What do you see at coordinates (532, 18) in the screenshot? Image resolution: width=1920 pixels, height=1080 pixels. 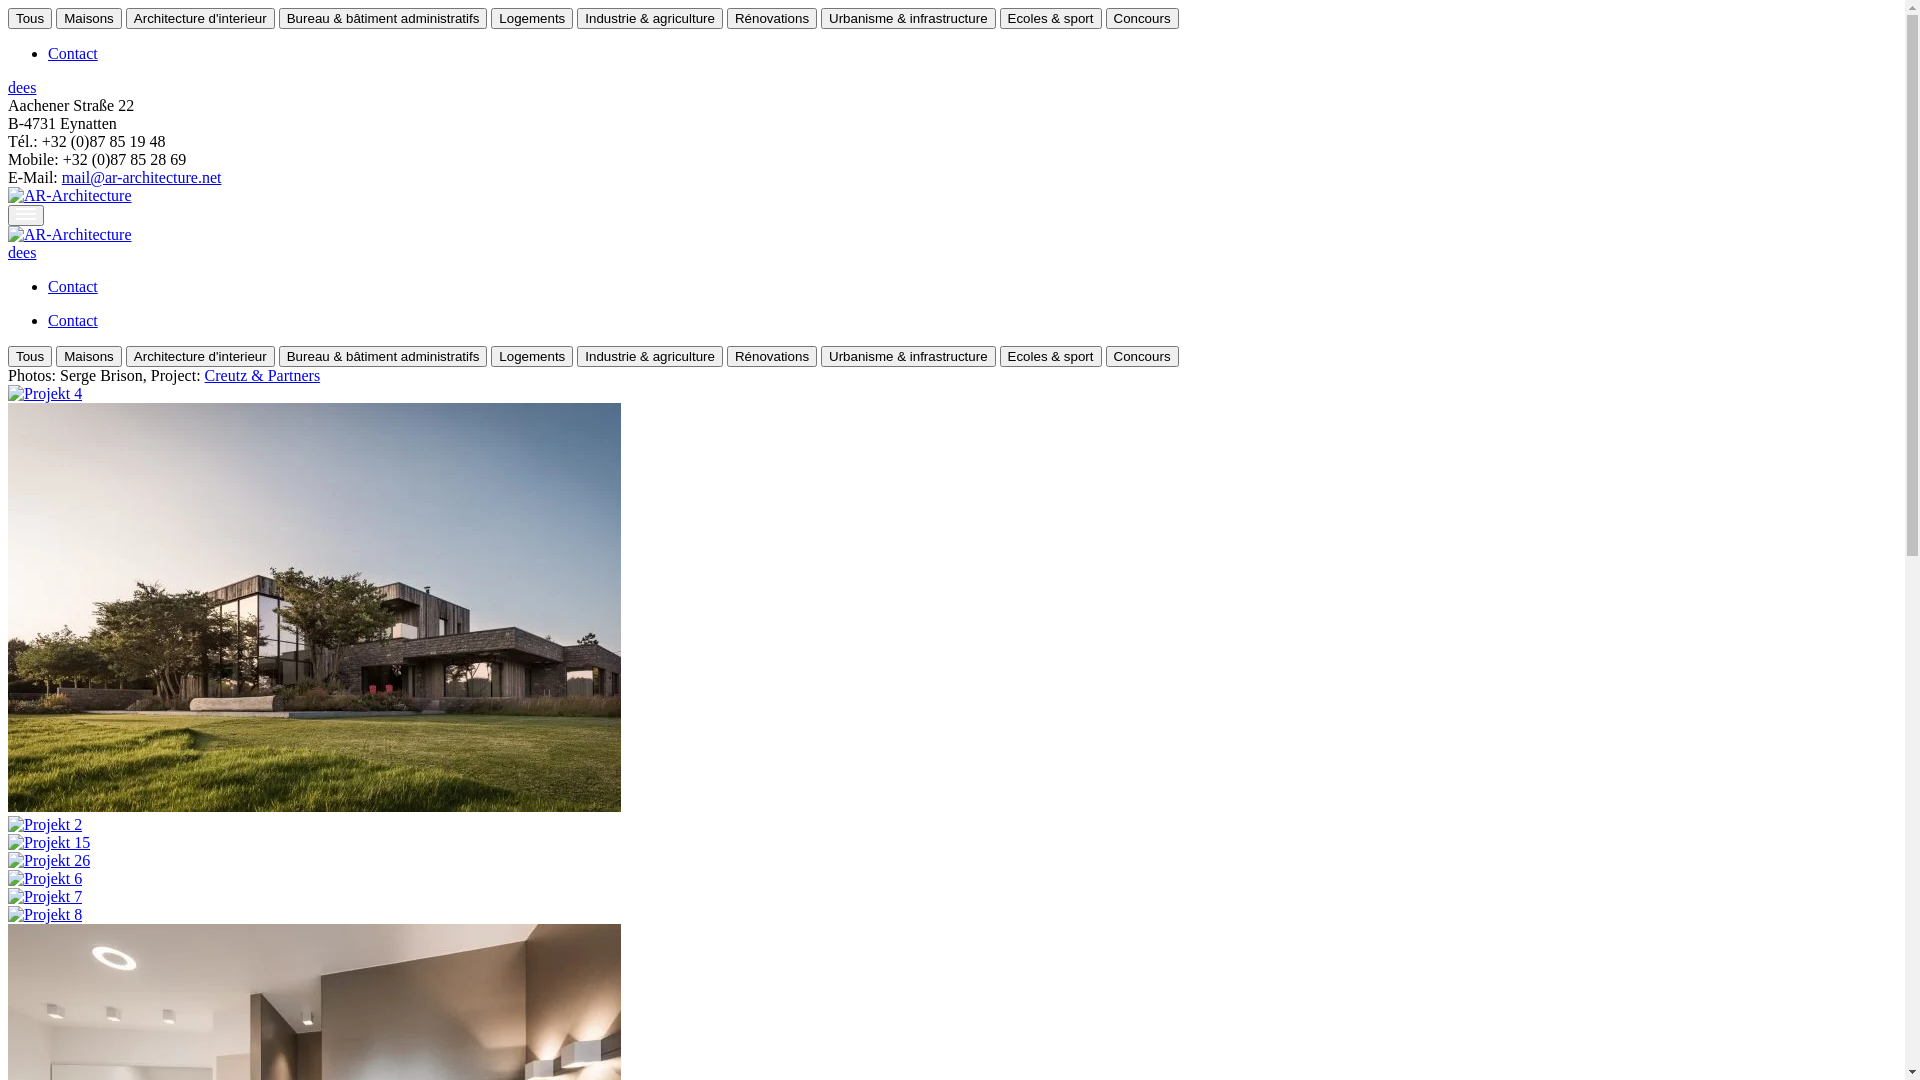 I see `'Logements'` at bounding box center [532, 18].